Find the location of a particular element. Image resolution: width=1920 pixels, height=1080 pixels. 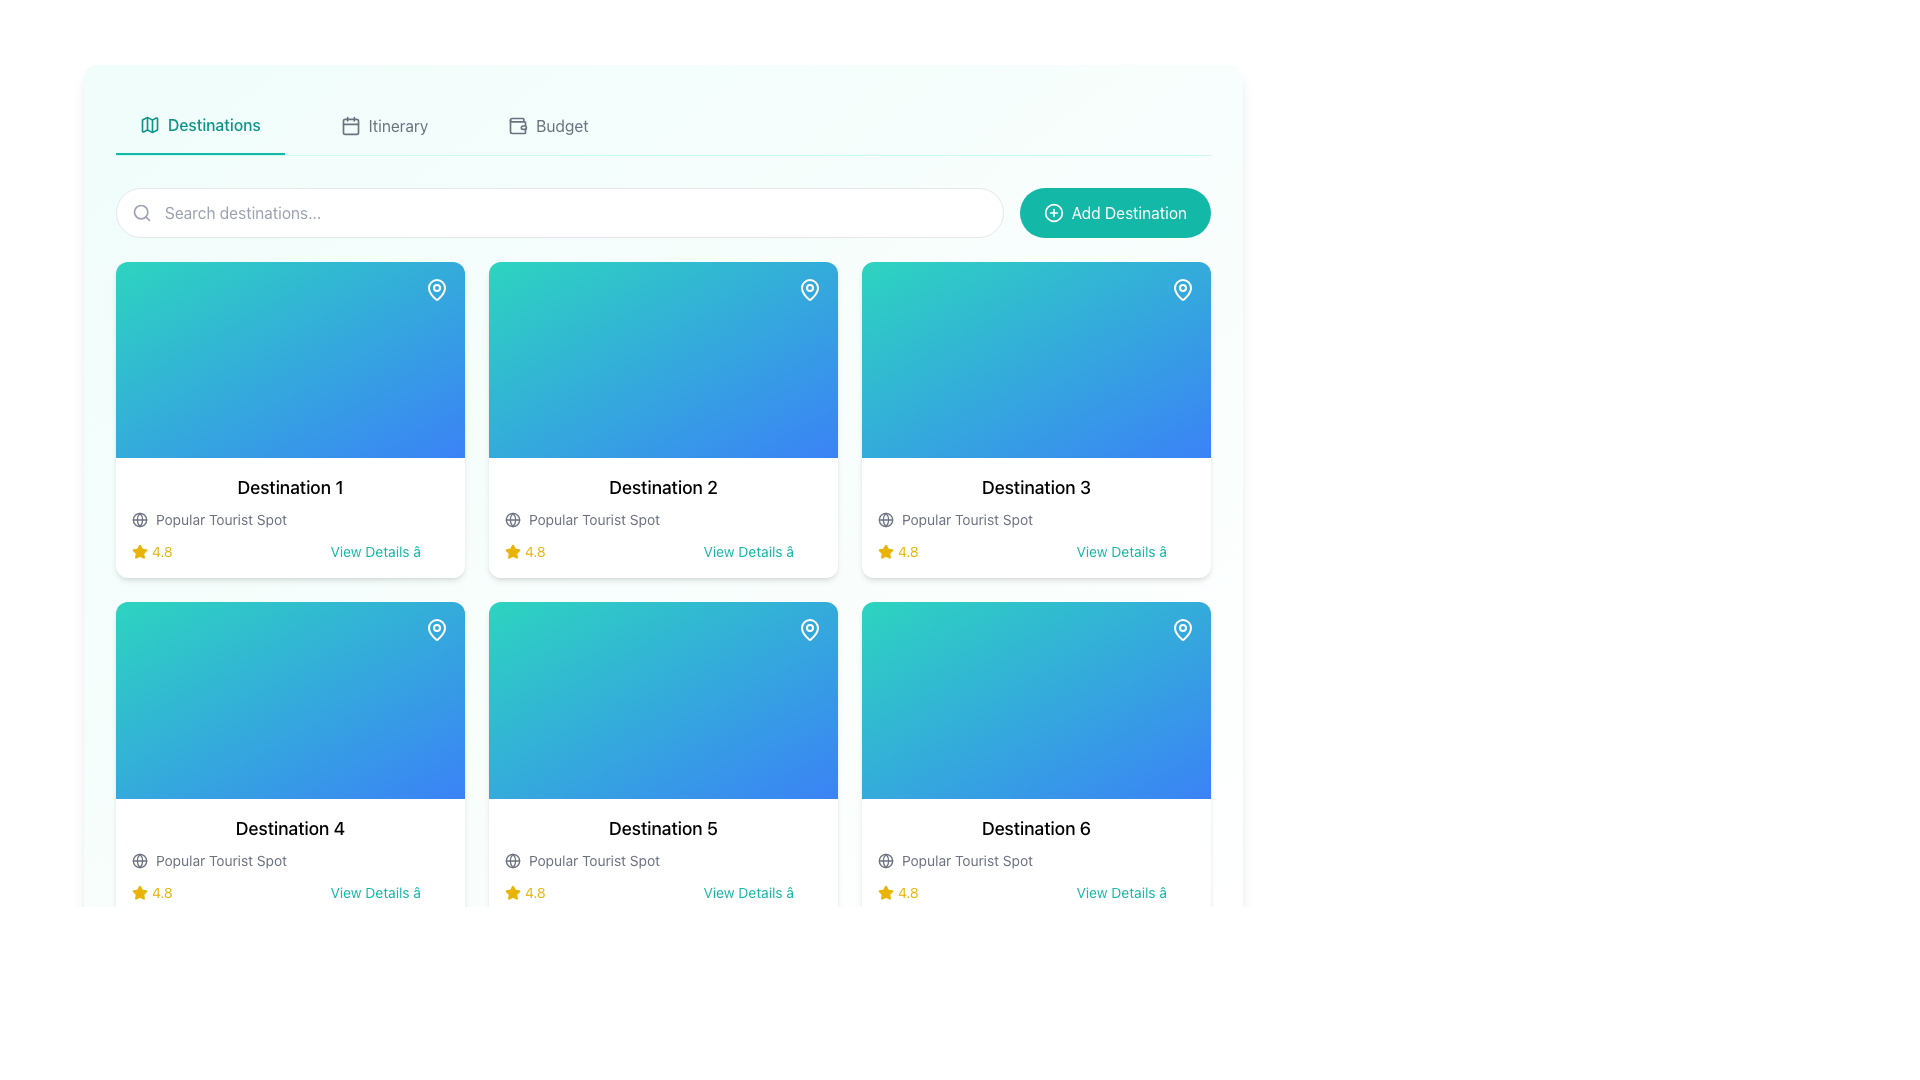

the map pin icon located in the top-right corner of the 'Destination 1' card is located at coordinates (435, 289).